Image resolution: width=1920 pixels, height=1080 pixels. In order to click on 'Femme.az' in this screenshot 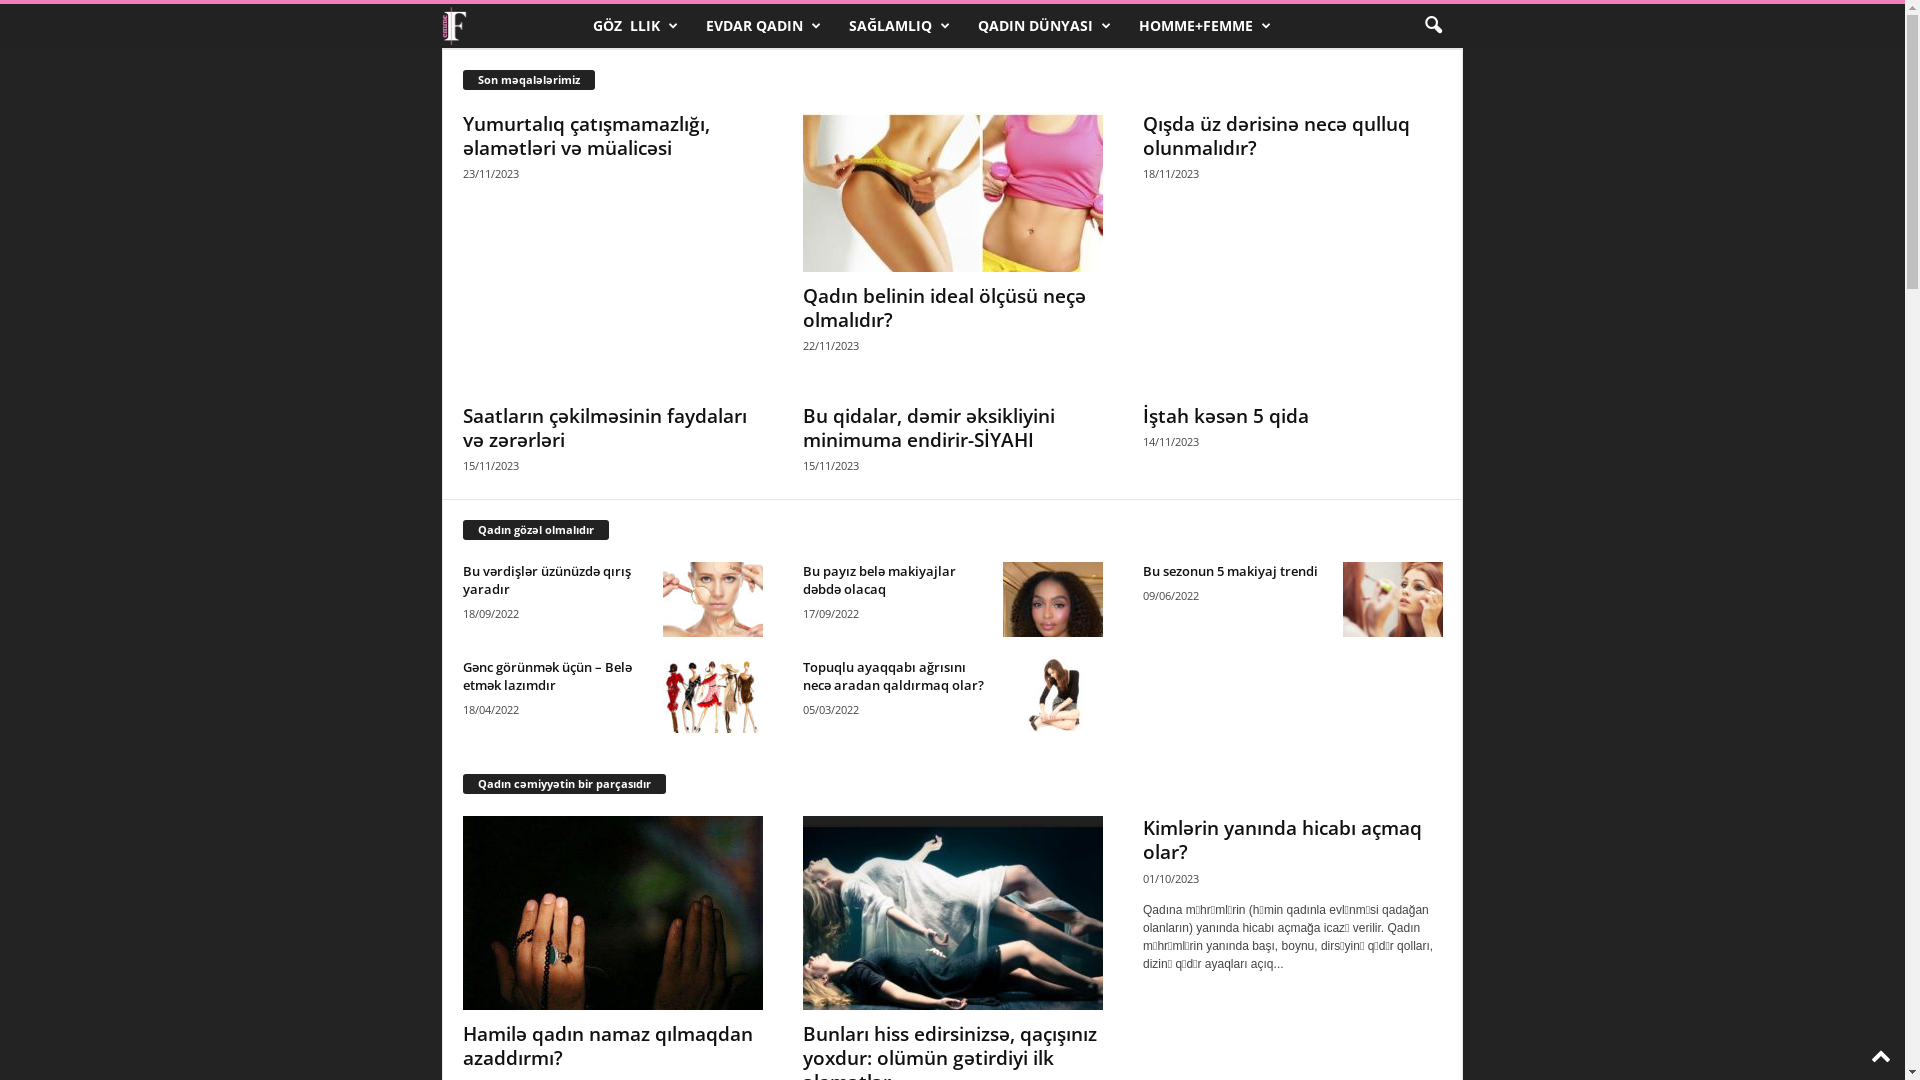, I will do `click(440, 26)`.